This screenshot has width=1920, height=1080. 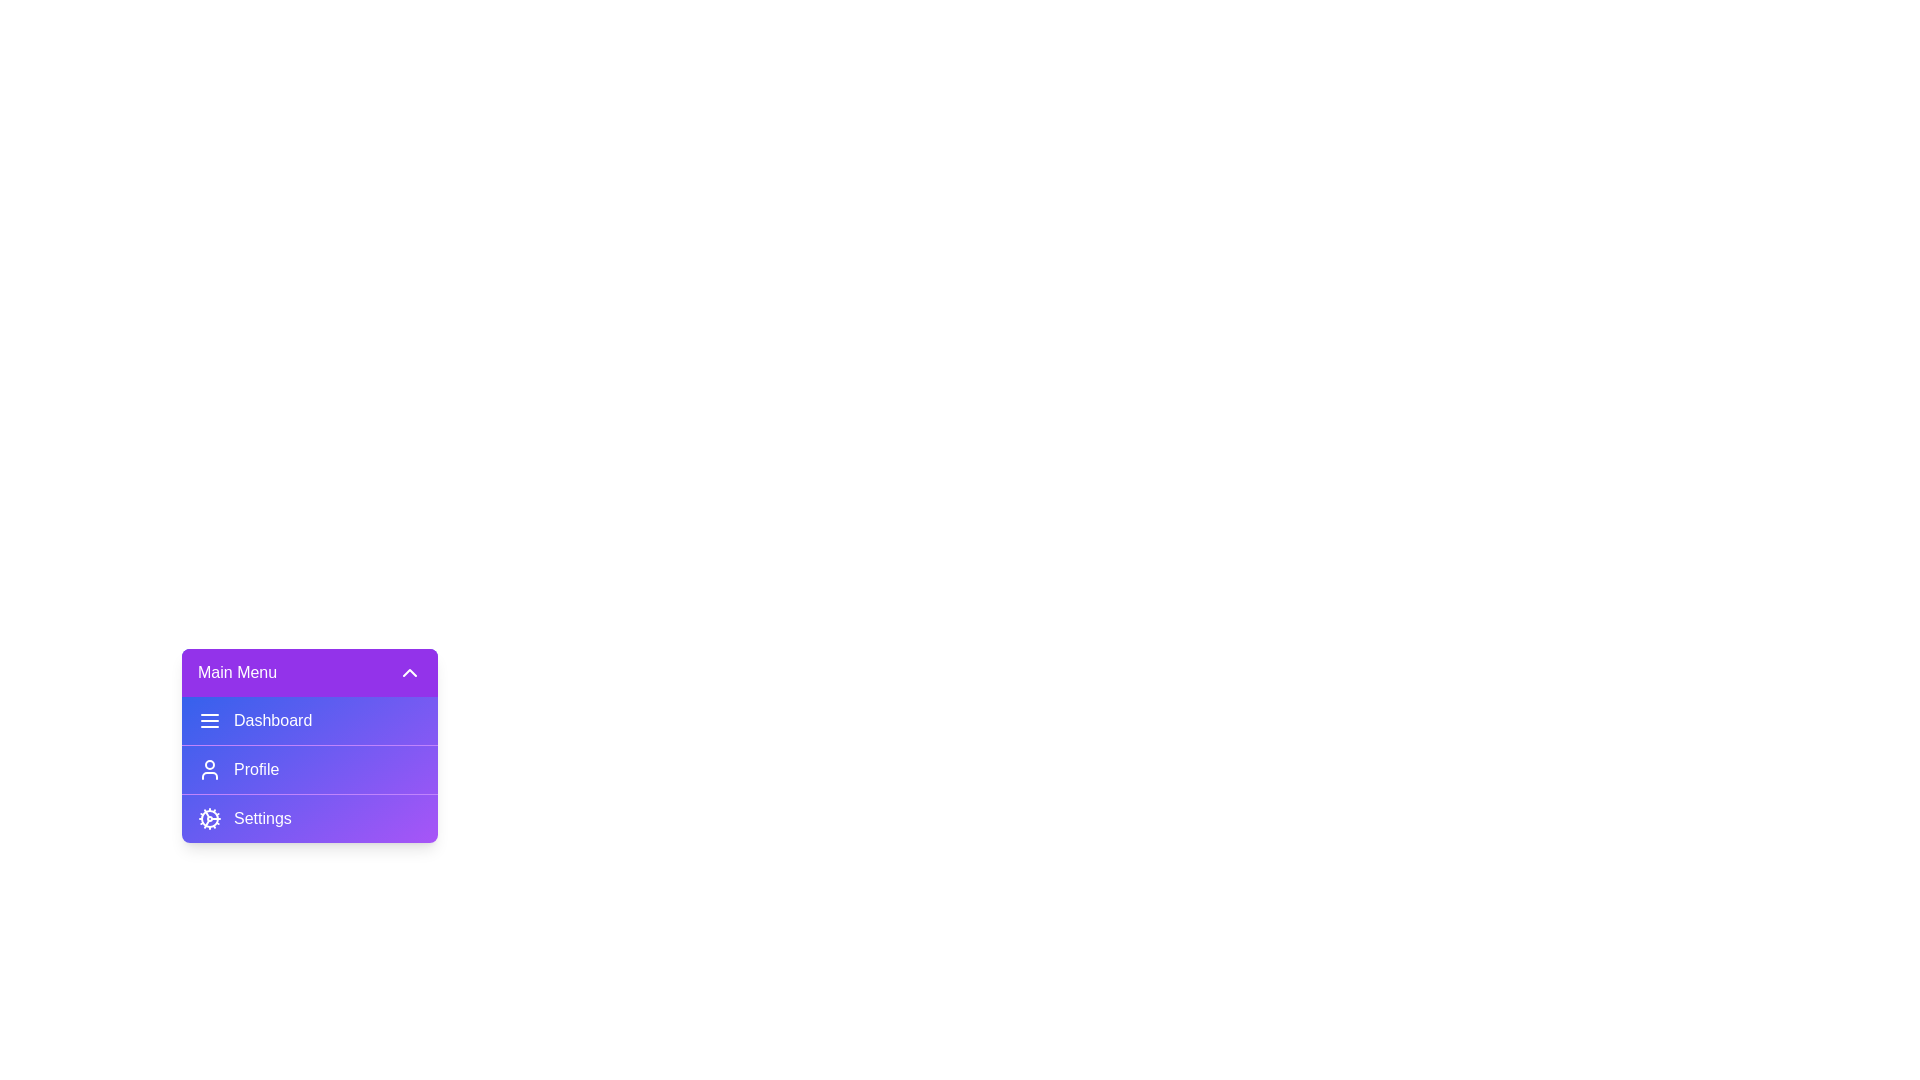 I want to click on the purple cogwheel-shaped icon representing settings, located at the beginning of the 'Settings' menu item in the vertical navigation menu, so click(x=210, y=818).